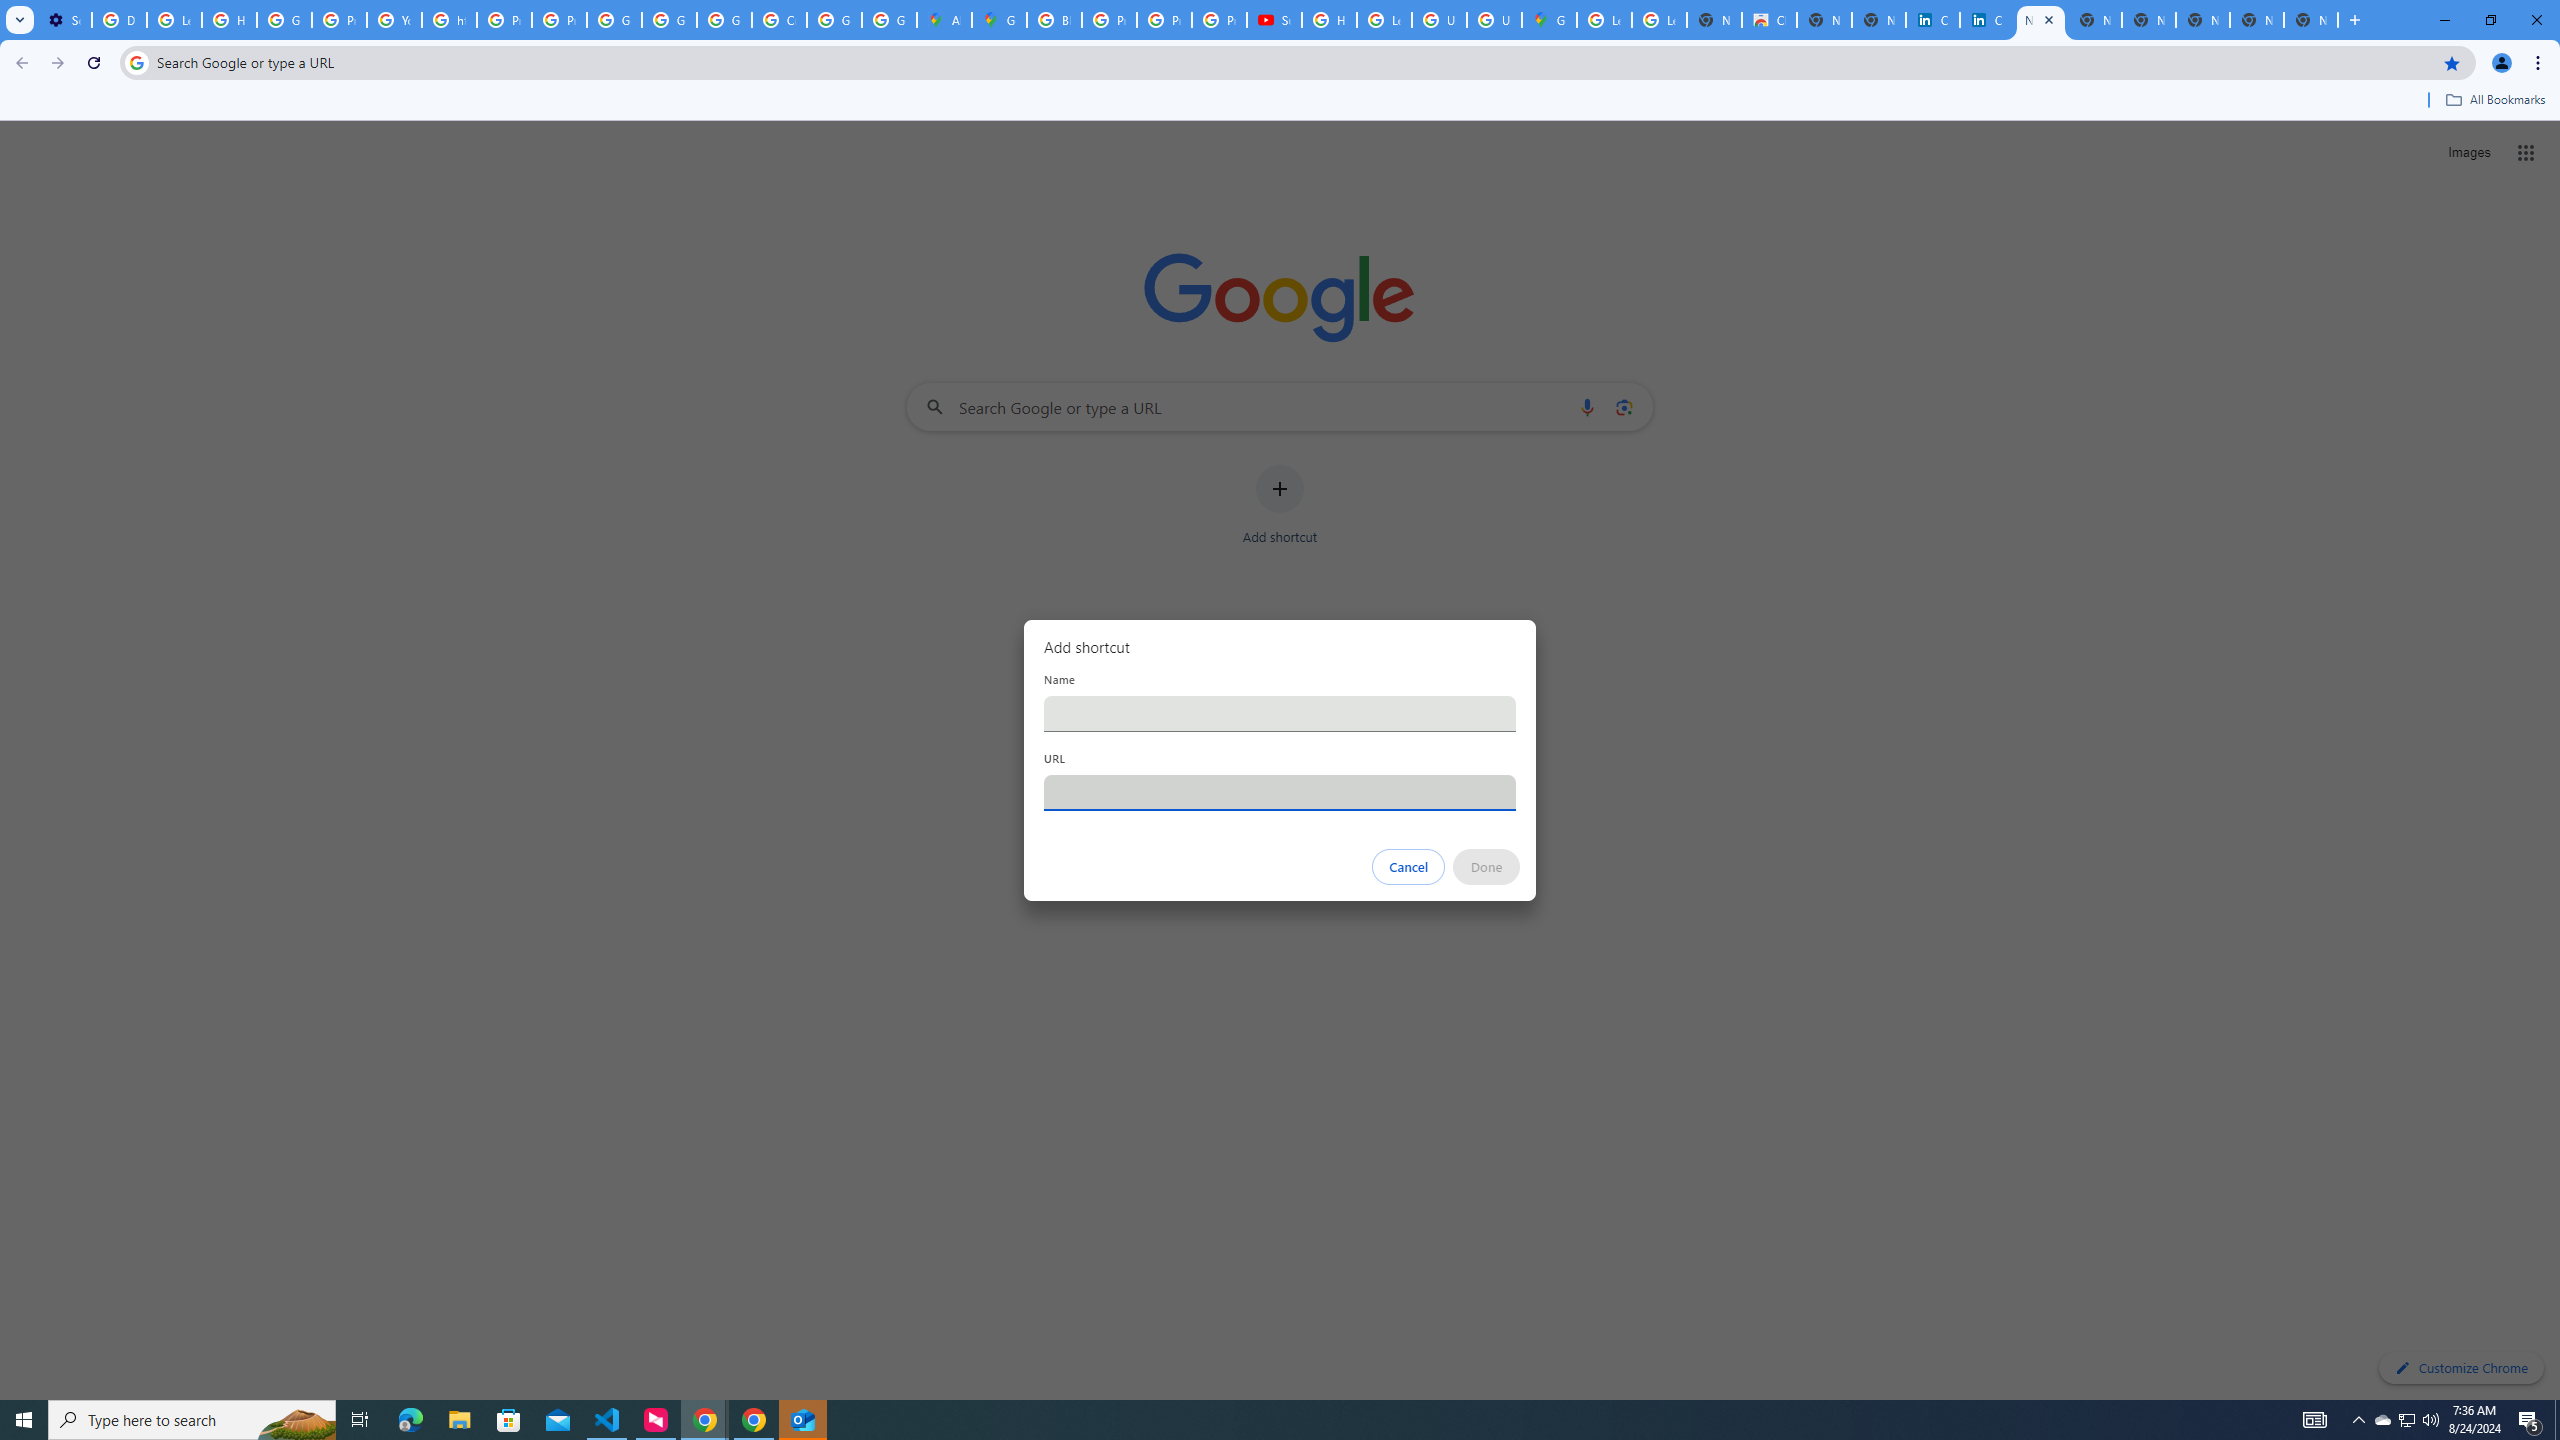 This screenshot has height=1440, width=2560. Describe the element at coordinates (778, 19) in the screenshot. I see `'Create your Google Account'` at that location.